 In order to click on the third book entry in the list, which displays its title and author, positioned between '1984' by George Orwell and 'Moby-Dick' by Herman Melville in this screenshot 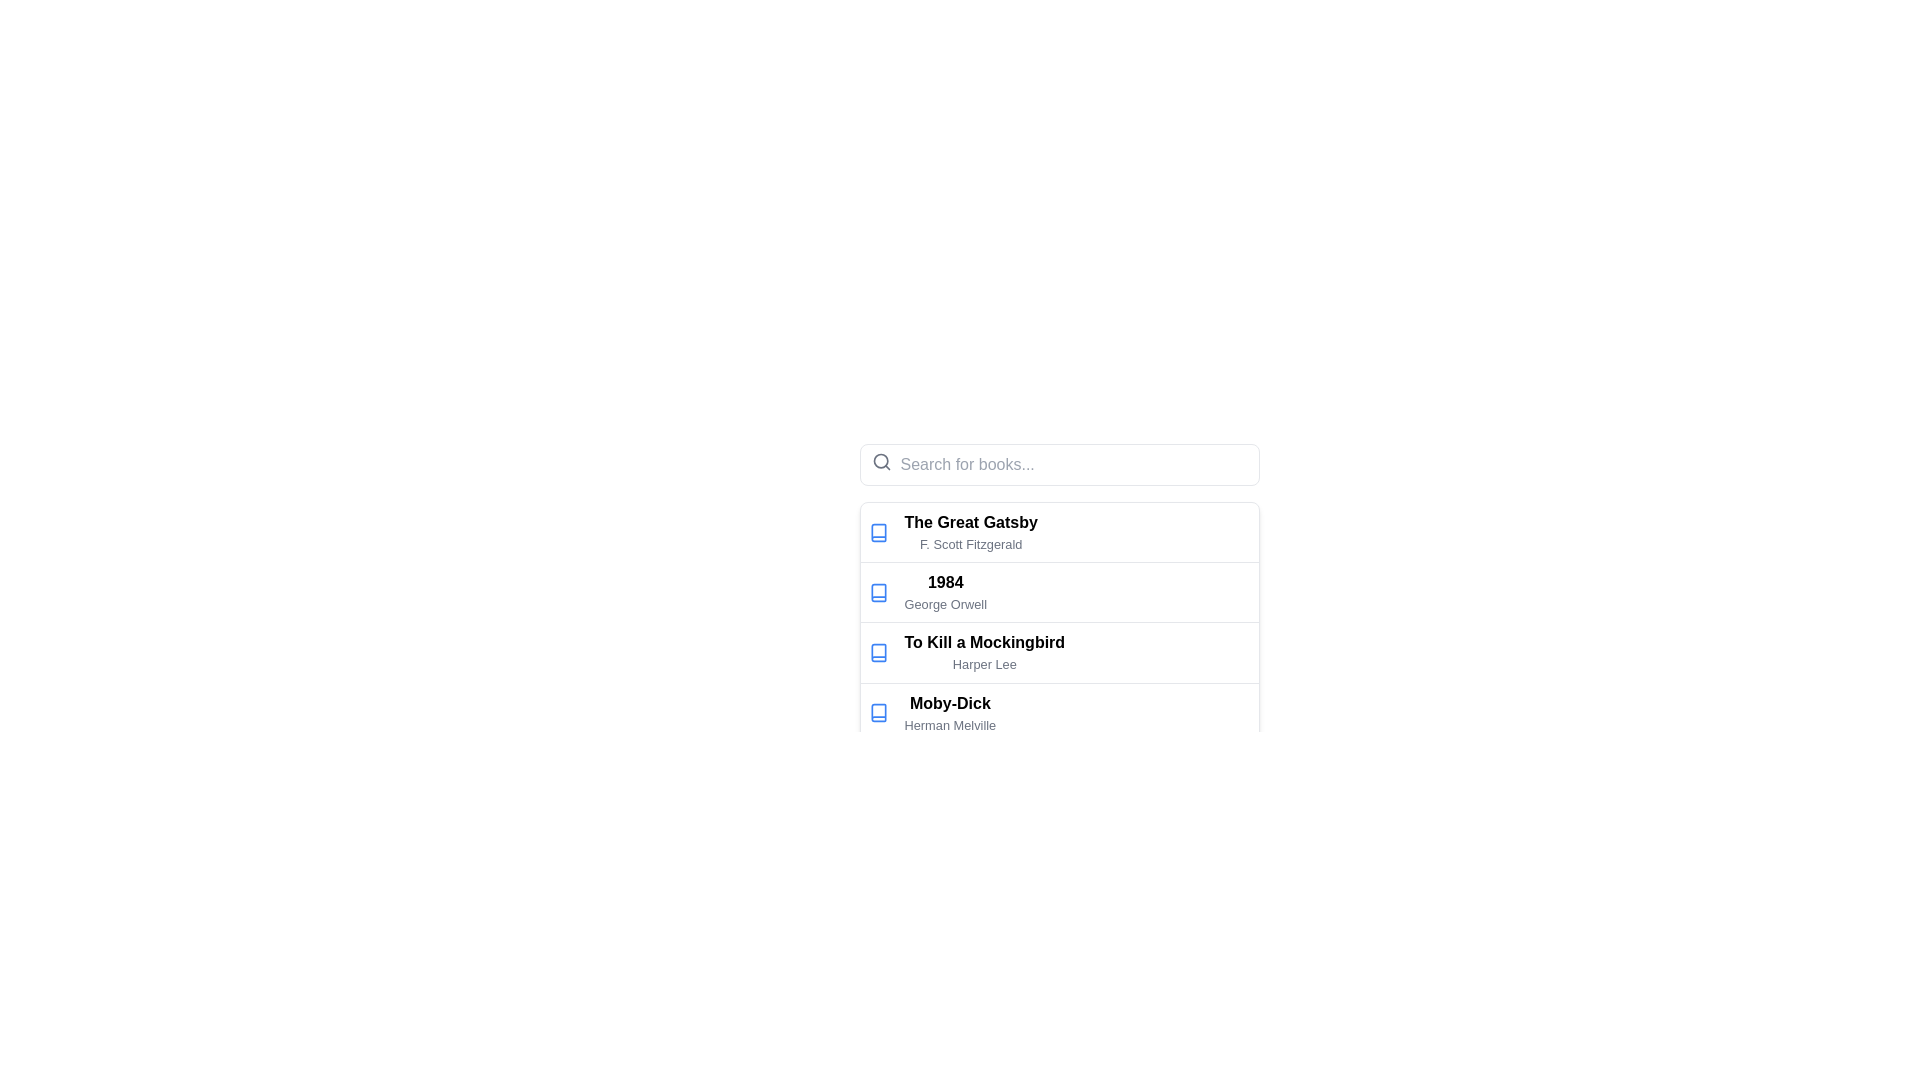, I will do `click(1058, 652)`.